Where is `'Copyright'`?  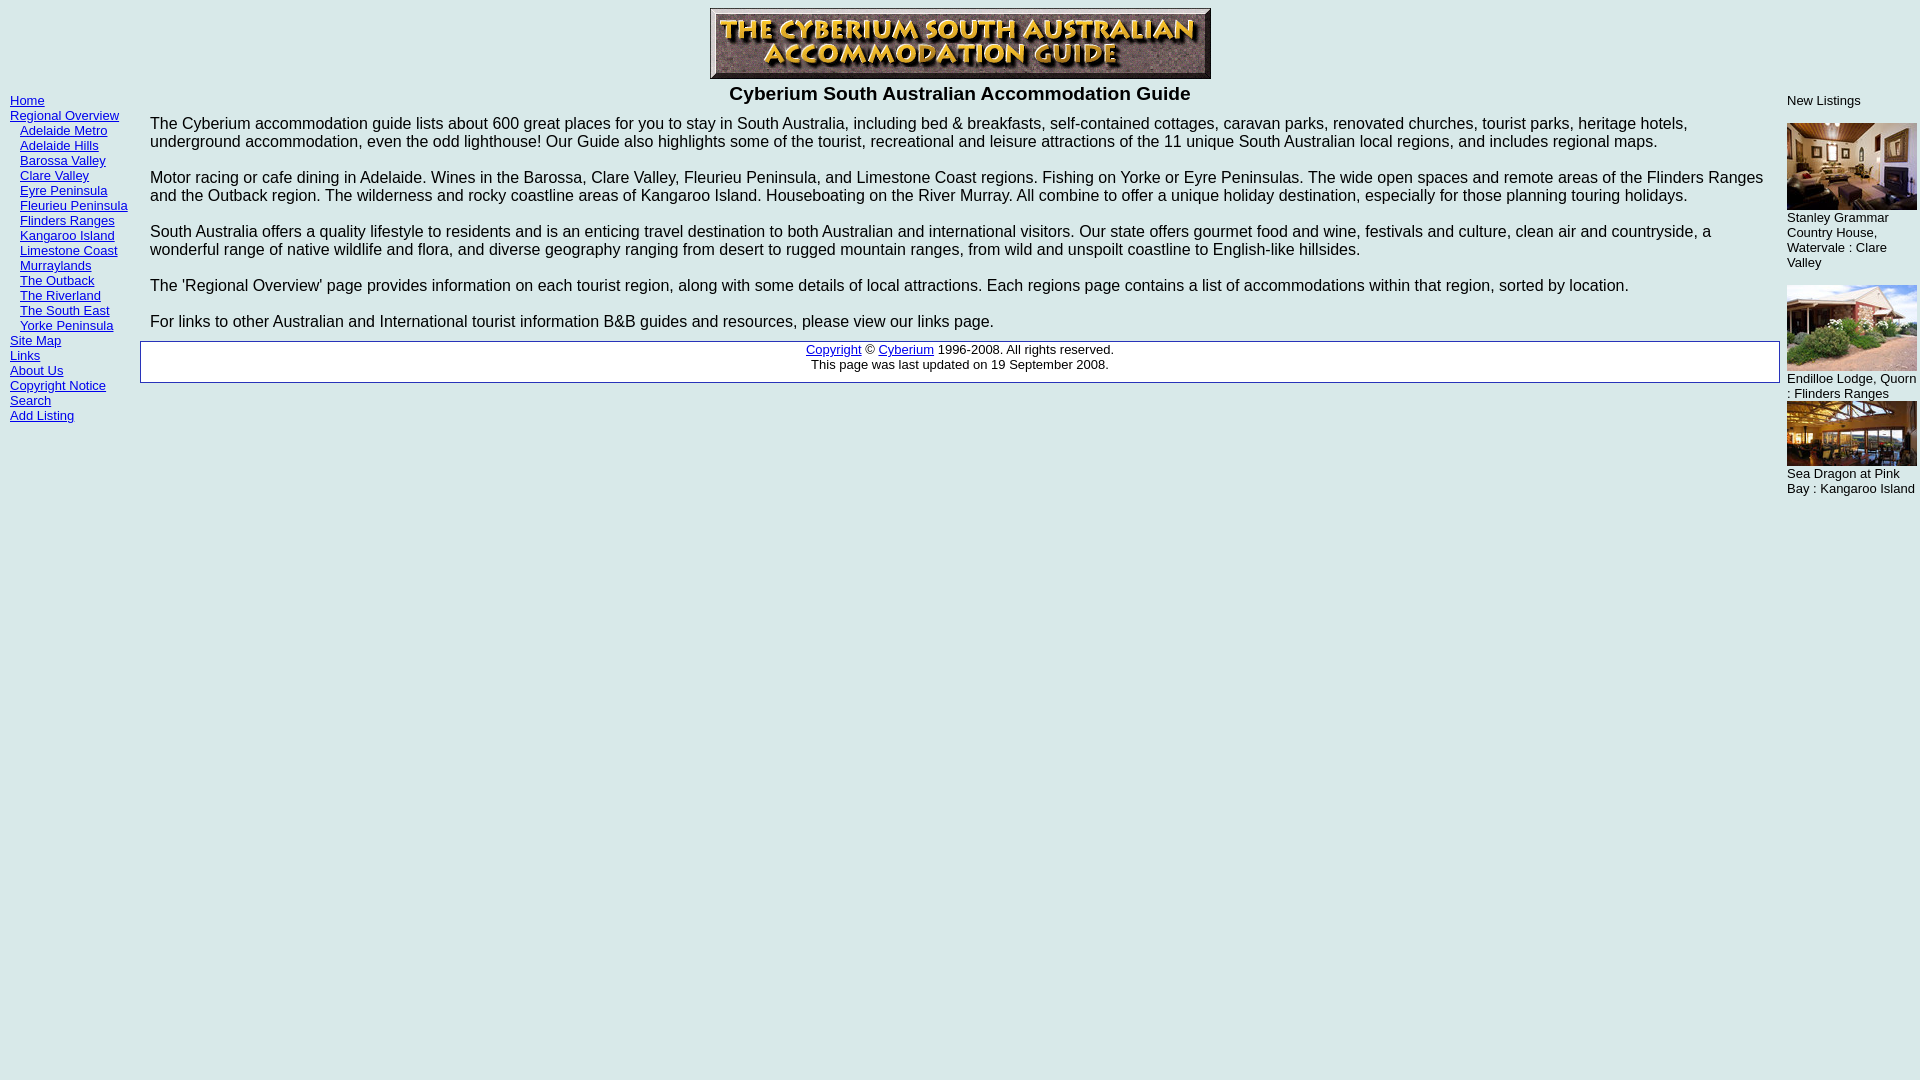 'Copyright' is located at coordinates (834, 348).